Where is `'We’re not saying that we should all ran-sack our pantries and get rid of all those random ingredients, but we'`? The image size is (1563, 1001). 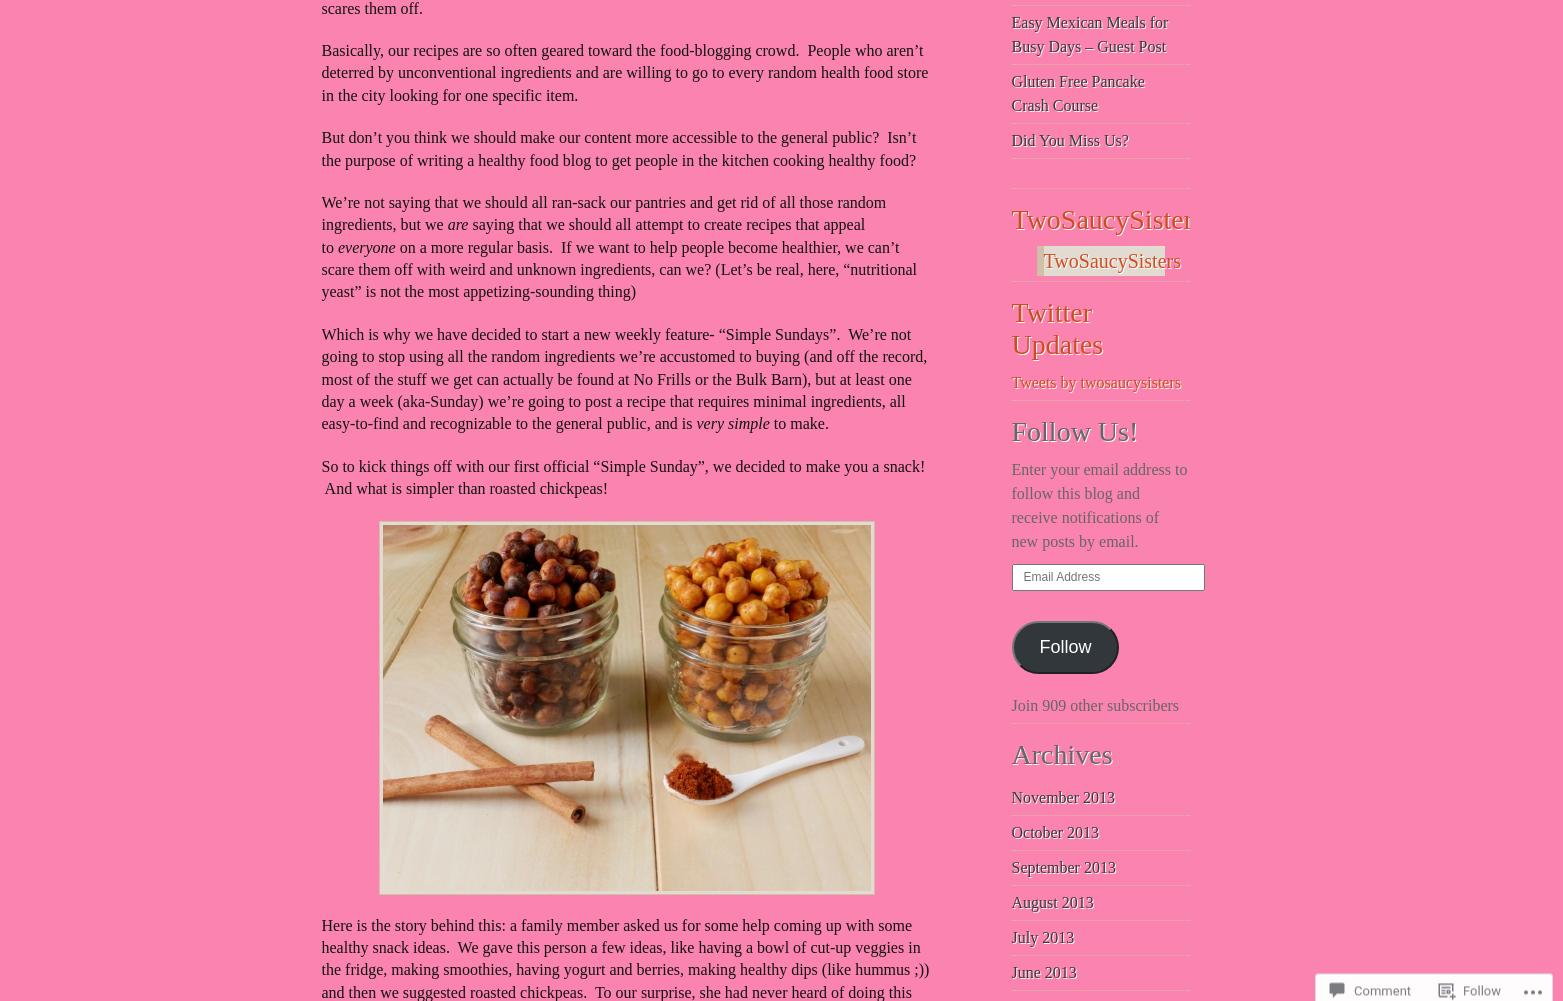
'We’re not saying that we should all ran-sack our pantries and get rid of all those random ingredients, but we' is located at coordinates (602, 213).